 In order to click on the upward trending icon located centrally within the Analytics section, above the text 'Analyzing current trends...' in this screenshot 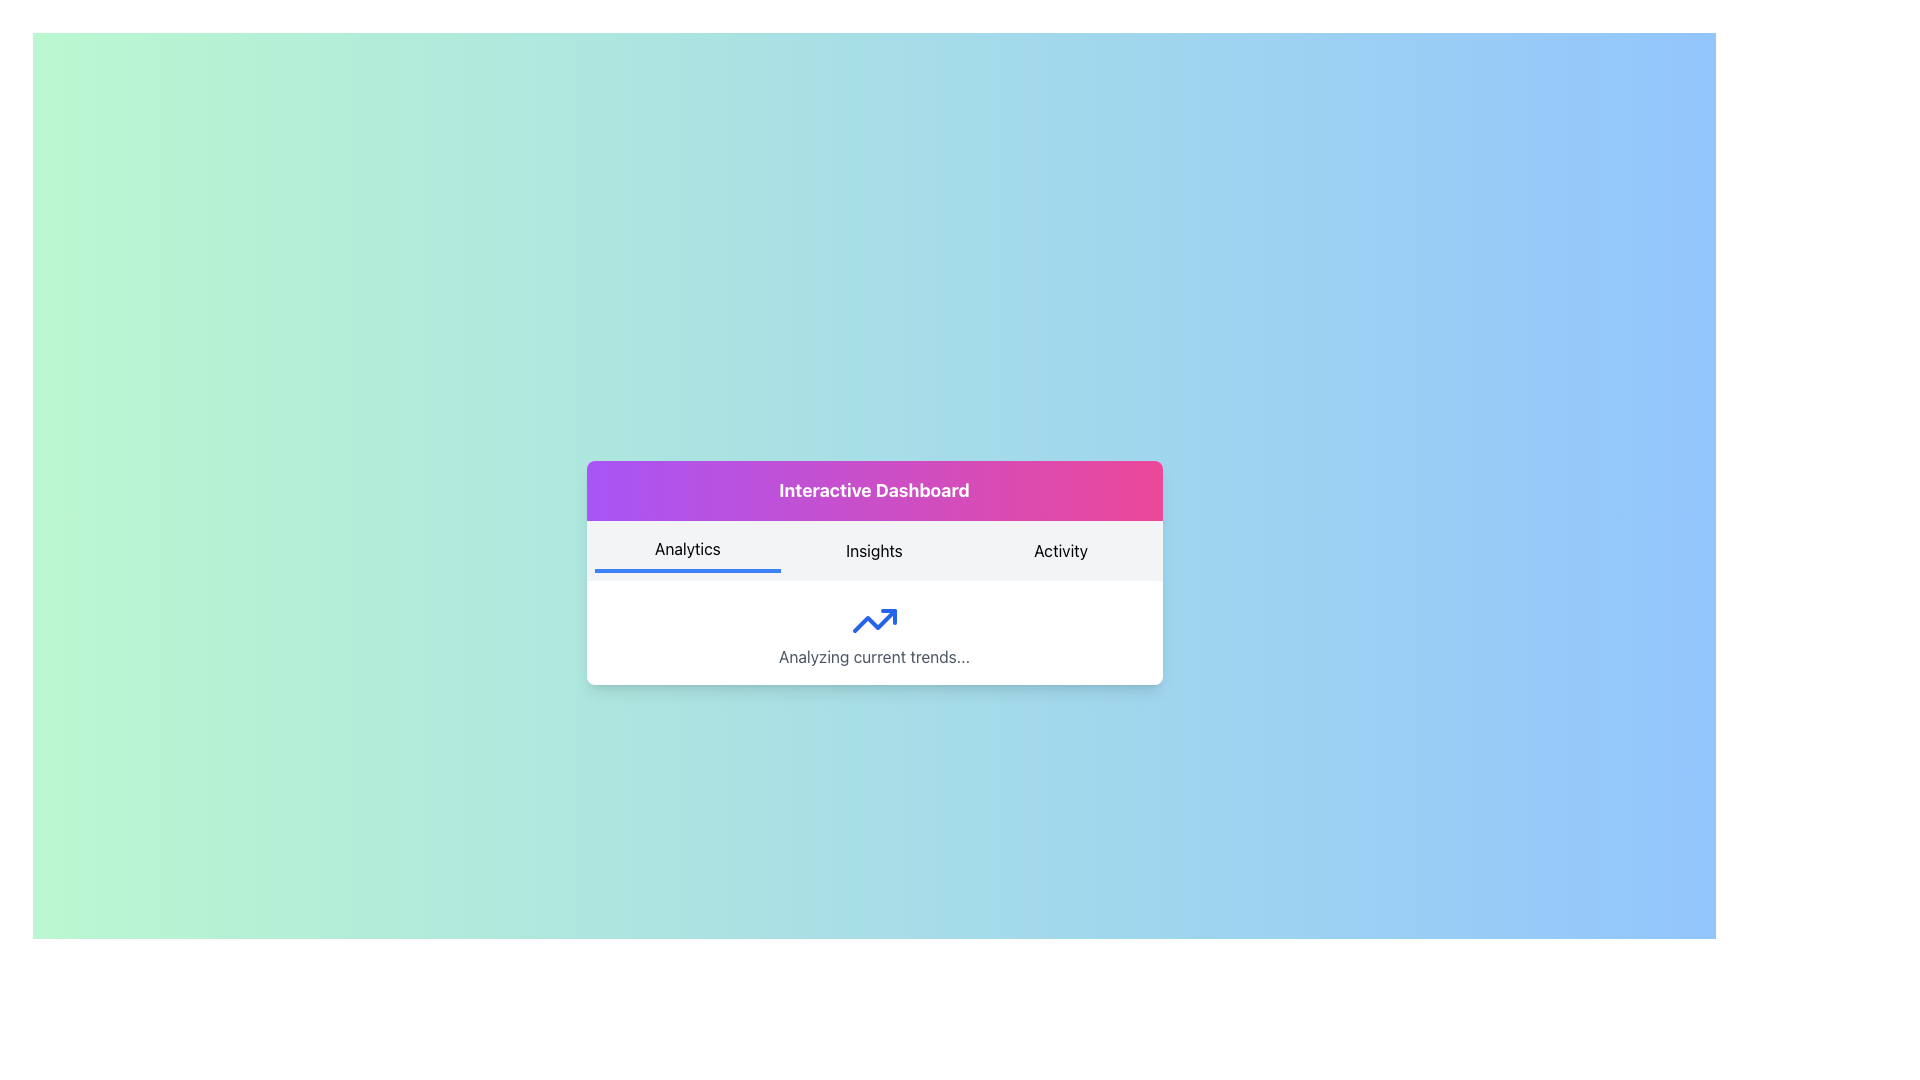, I will do `click(874, 620)`.